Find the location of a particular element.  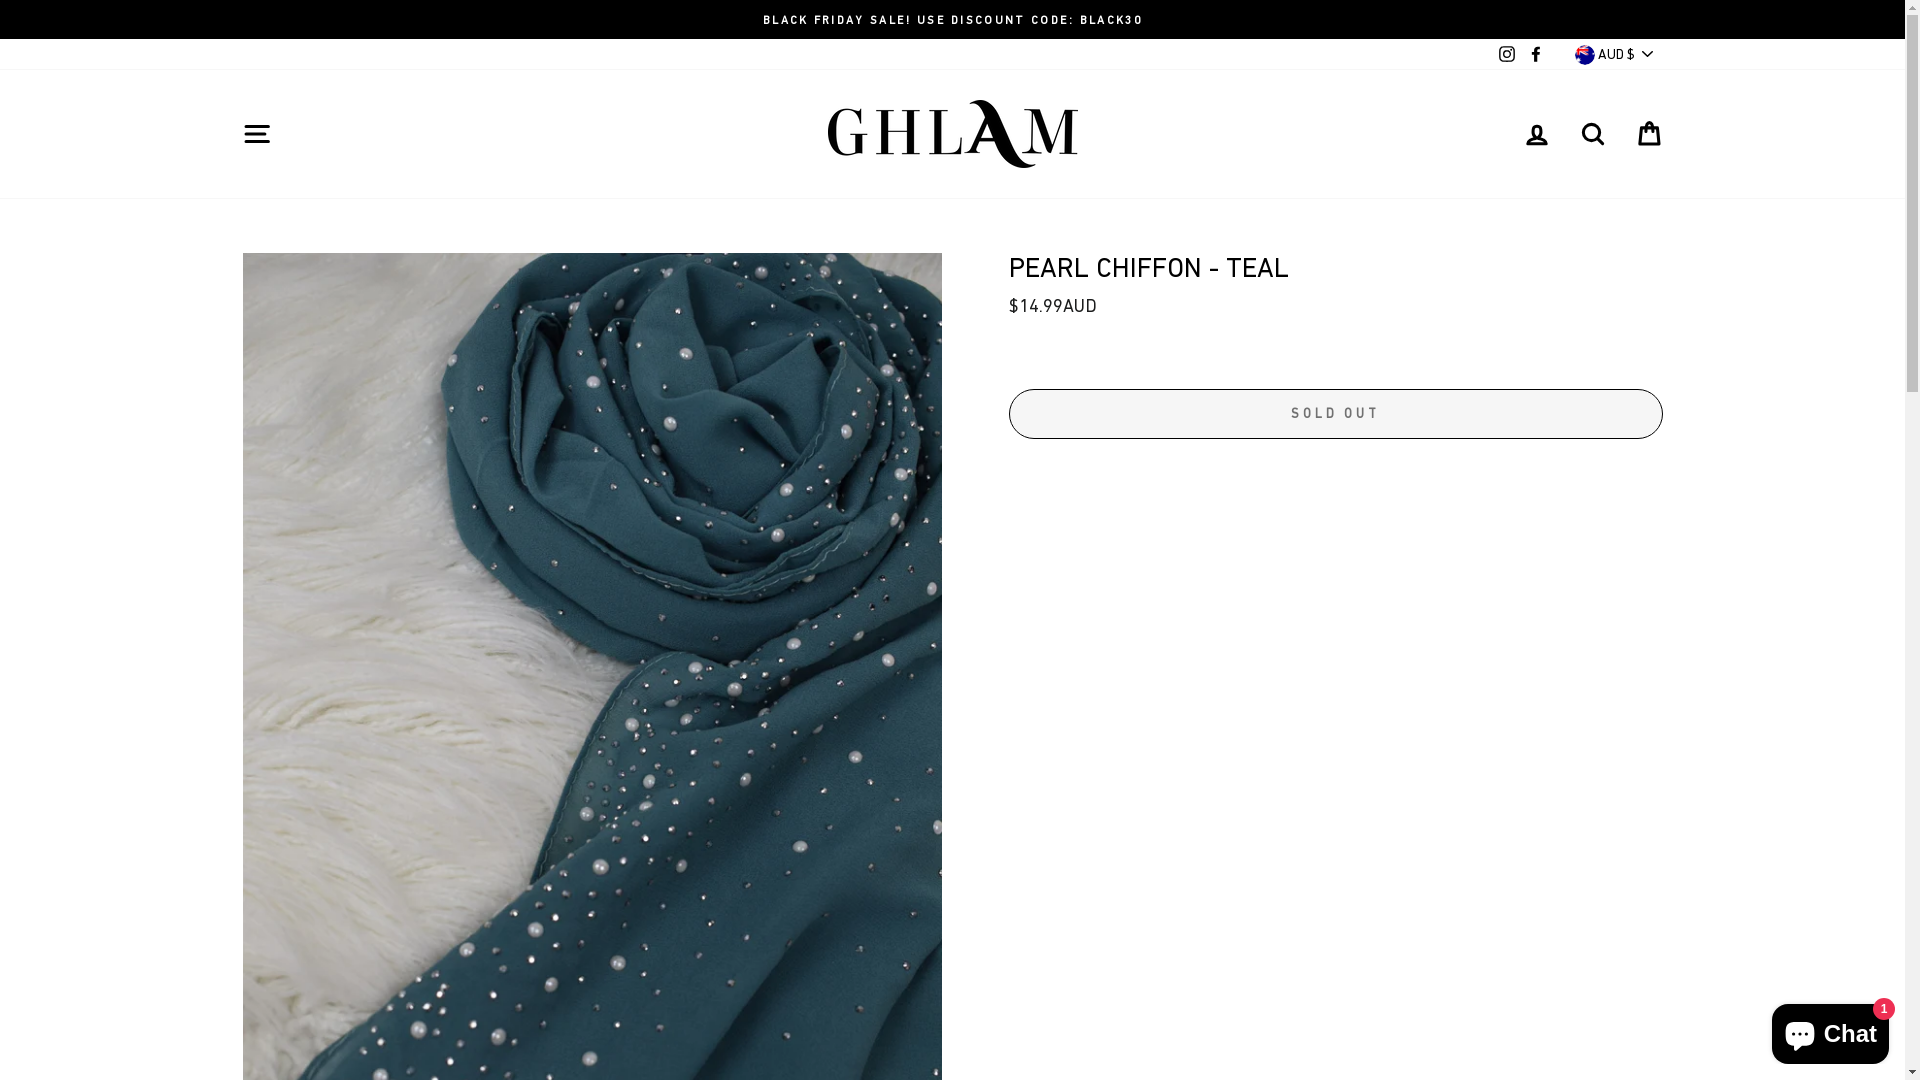

'LOG IN' is located at coordinates (1535, 133).